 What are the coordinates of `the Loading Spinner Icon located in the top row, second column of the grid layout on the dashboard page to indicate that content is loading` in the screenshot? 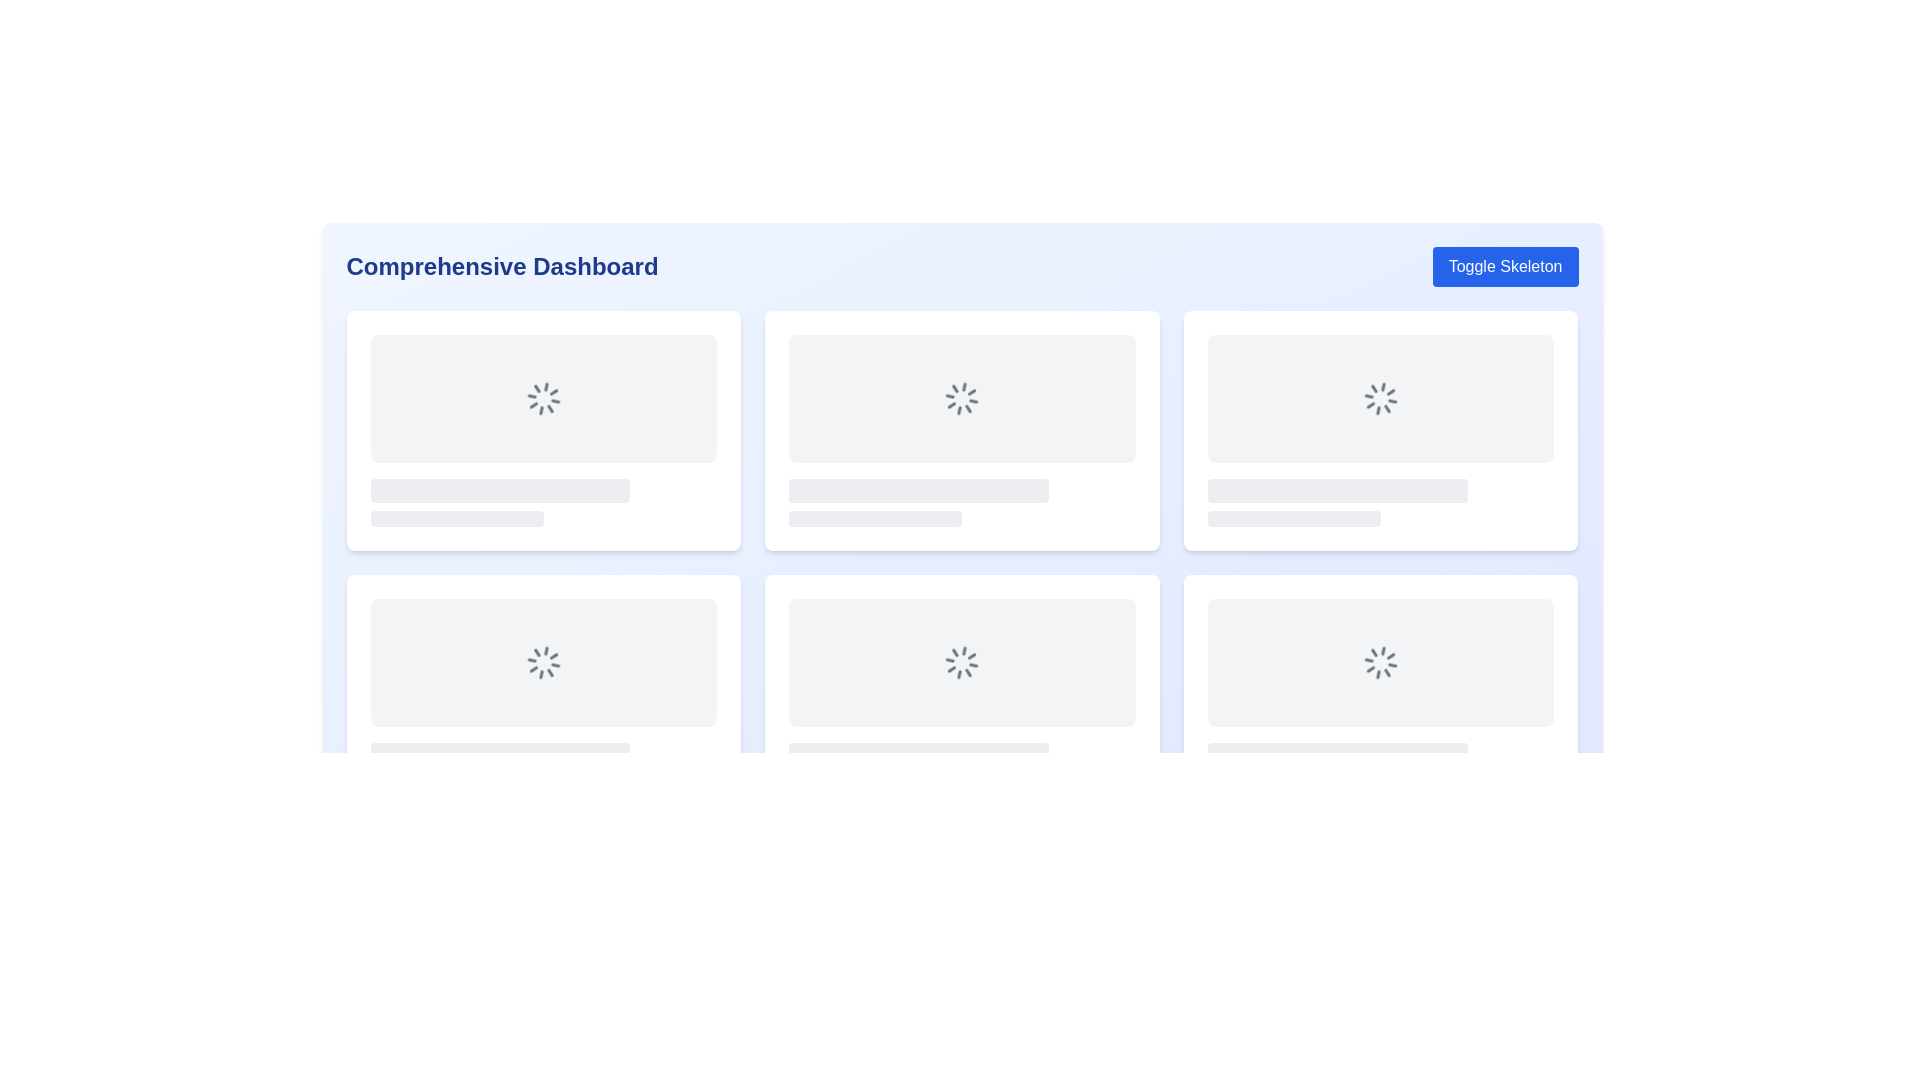 It's located at (962, 398).